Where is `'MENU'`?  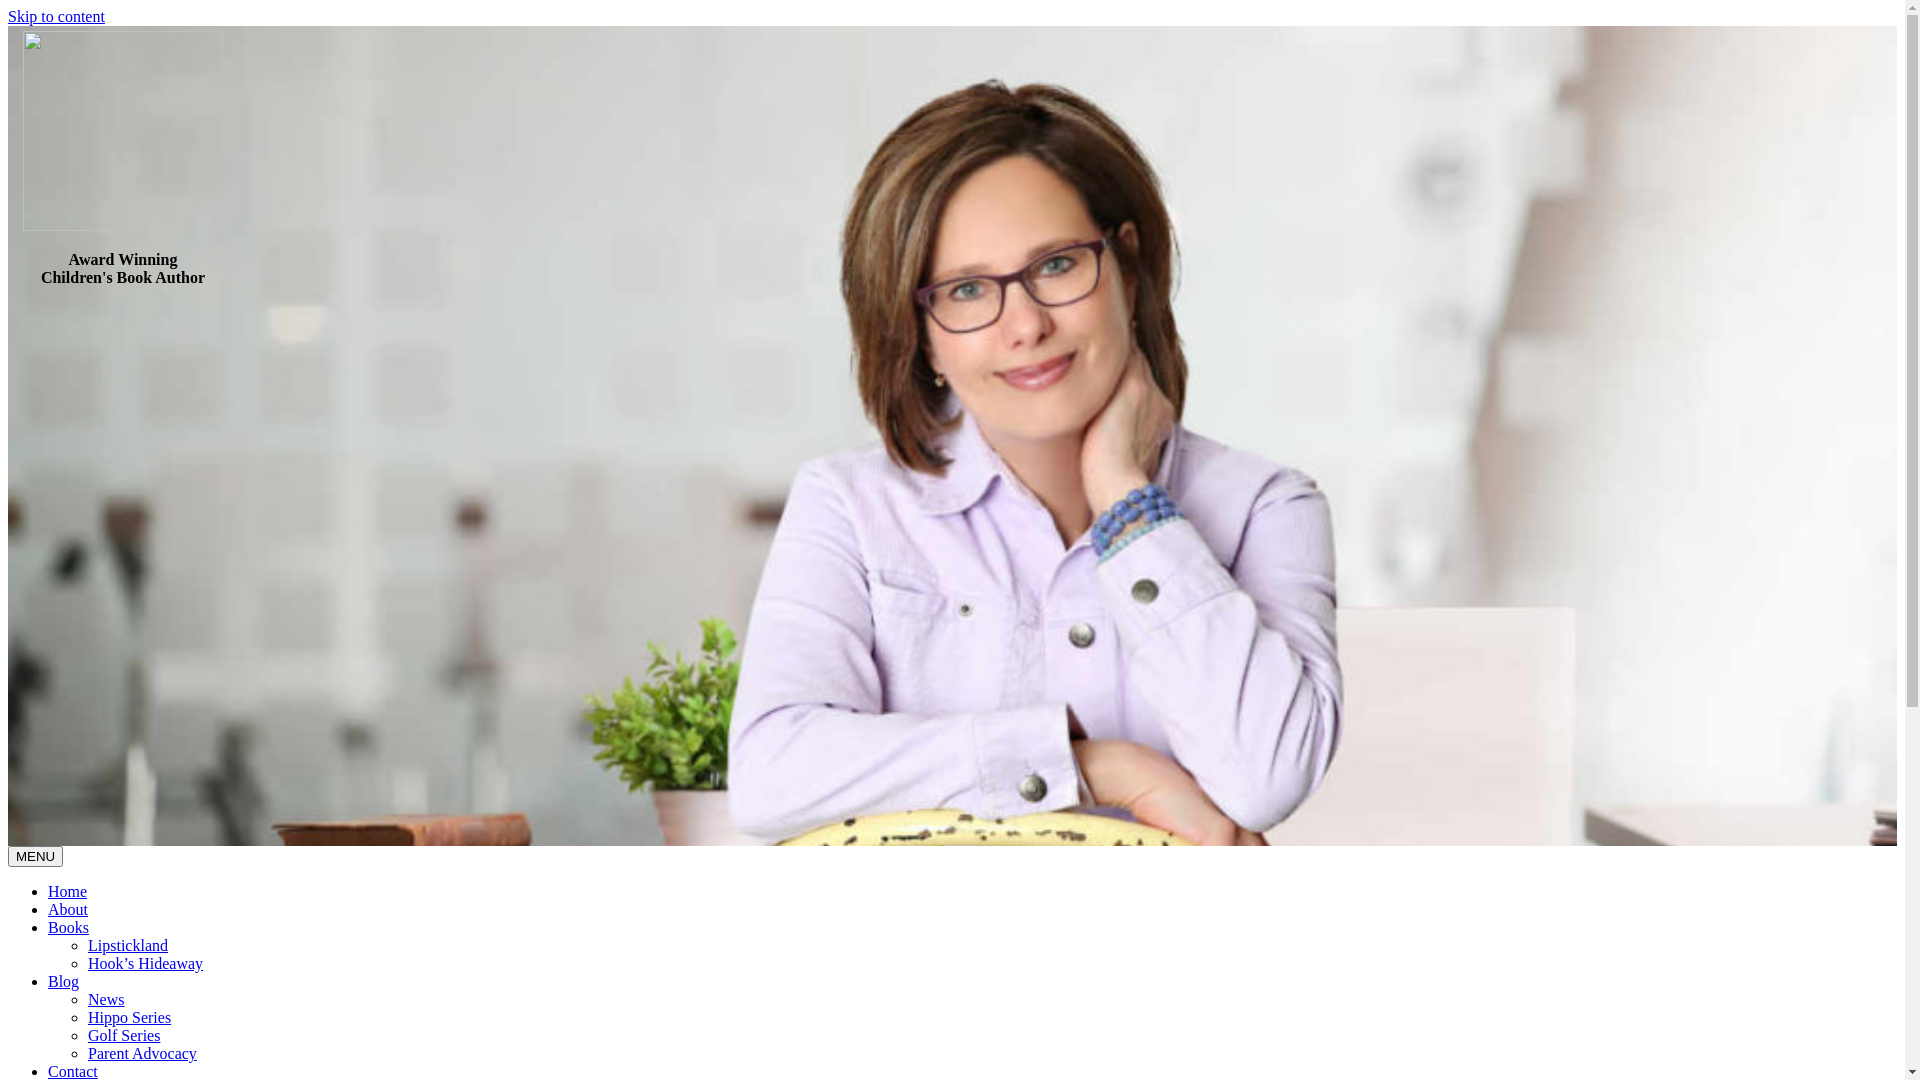 'MENU' is located at coordinates (35, 855).